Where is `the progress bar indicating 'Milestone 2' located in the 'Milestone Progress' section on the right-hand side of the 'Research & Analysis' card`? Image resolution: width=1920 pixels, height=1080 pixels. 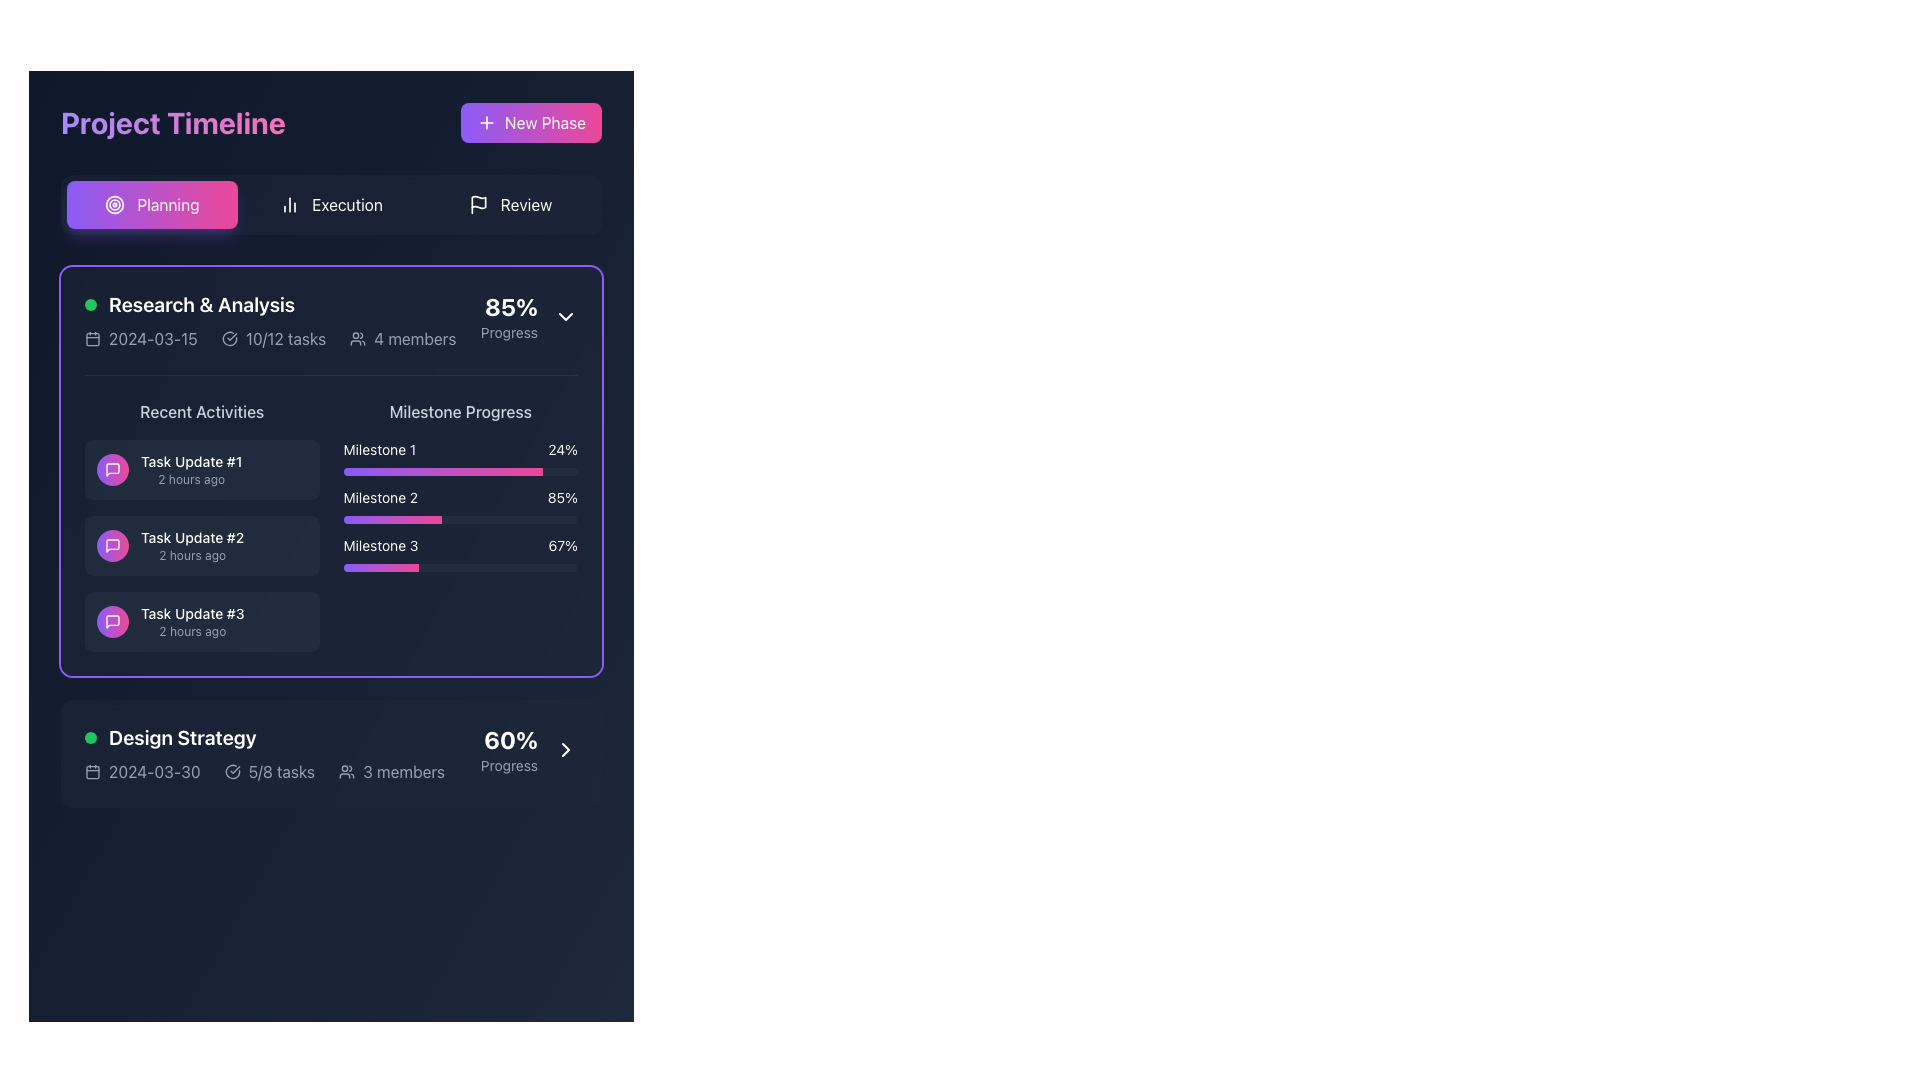
the progress bar indicating 'Milestone 2' located in the 'Milestone Progress' section on the right-hand side of the 'Research & Analysis' card is located at coordinates (459, 504).